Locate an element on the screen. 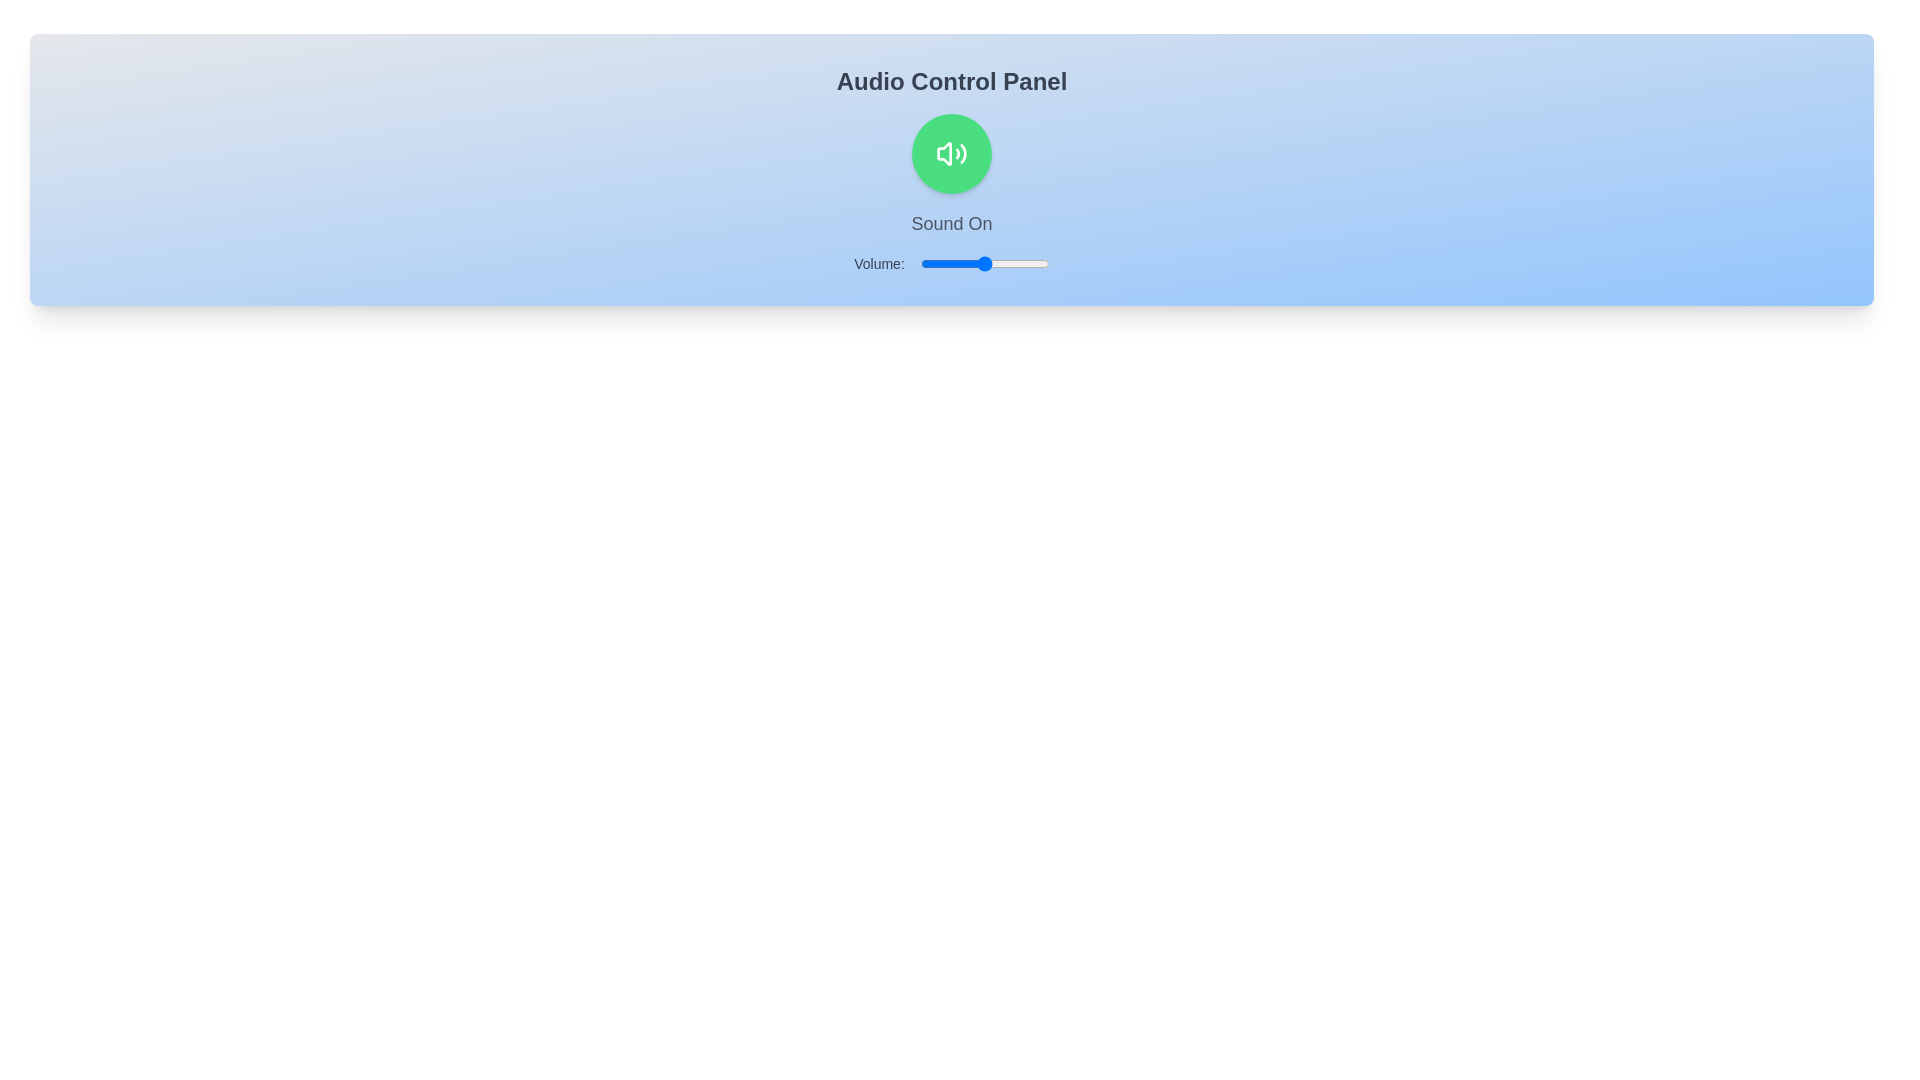 Image resolution: width=1920 pixels, height=1080 pixels. the EnhancedAudioToggle button to toggle the mute/unmute state is located at coordinates (950, 153).